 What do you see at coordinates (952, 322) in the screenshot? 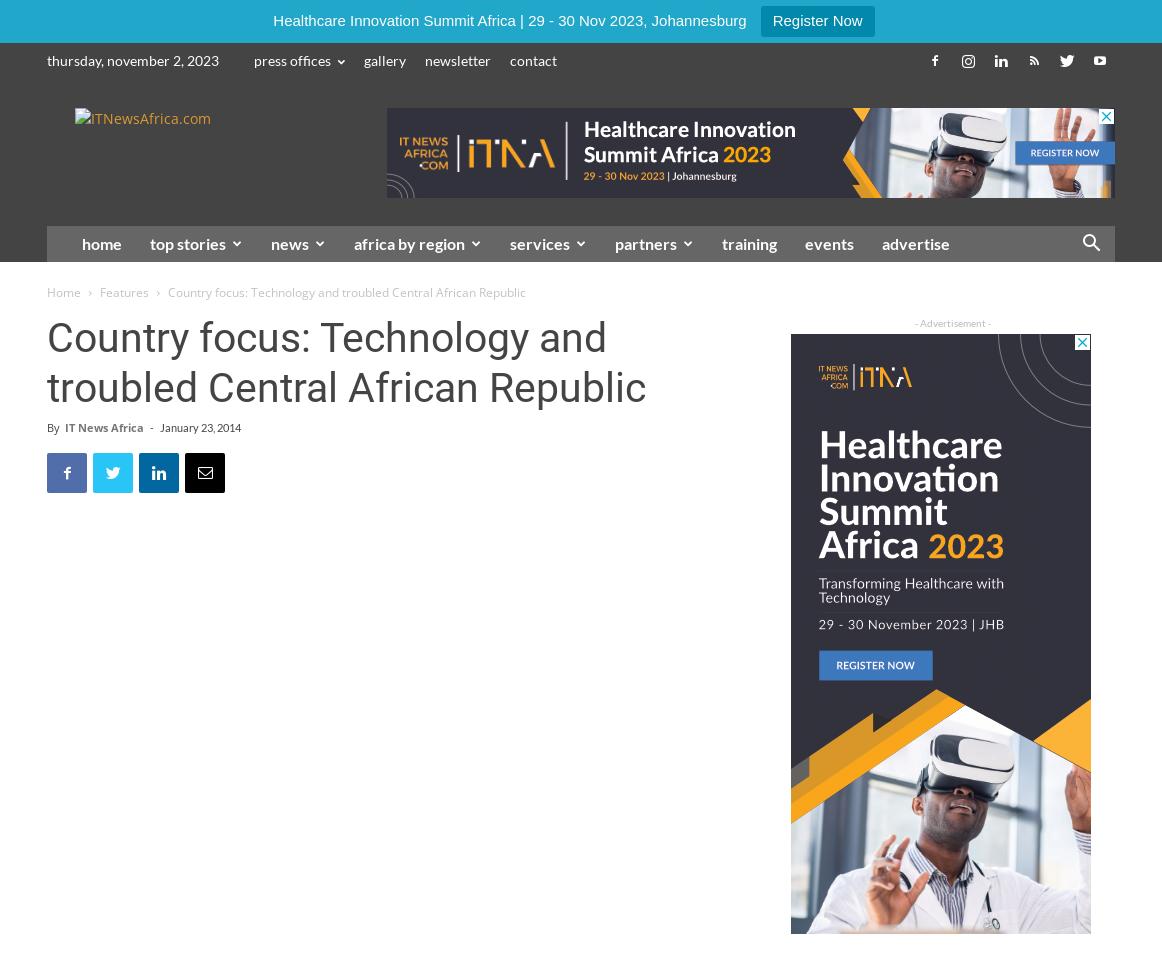
I see `'- Advertisement -'` at bounding box center [952, 322].